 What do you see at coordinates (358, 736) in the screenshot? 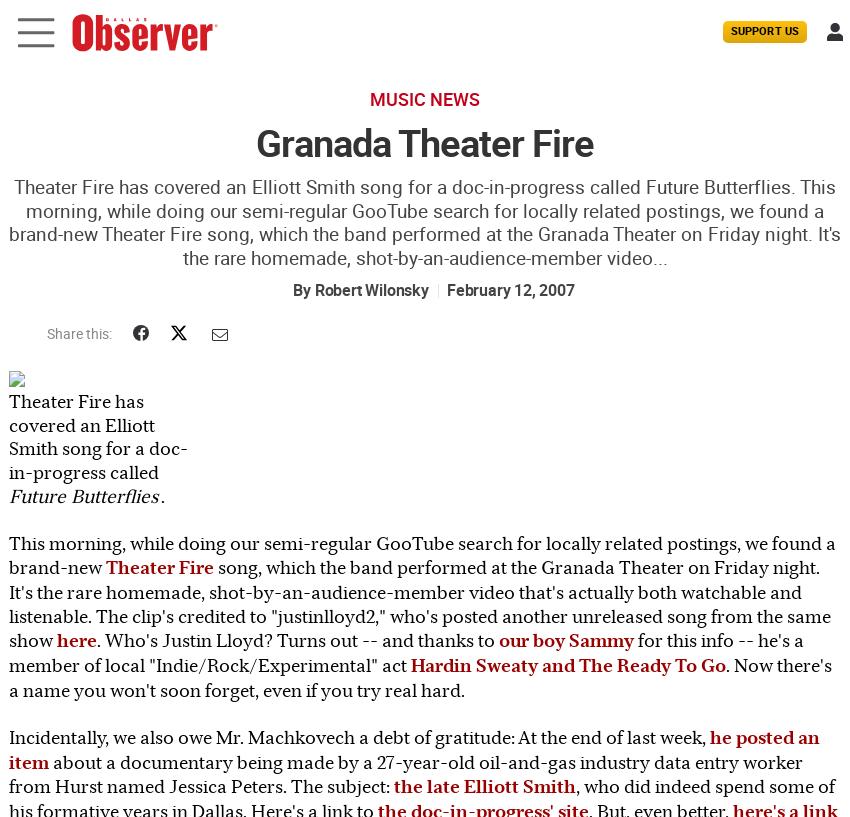
I see `'Incidentally, we also owe Mr. Machkovech a debt of gratitude: At the end of last week,'` at bounding box center [358, 736].